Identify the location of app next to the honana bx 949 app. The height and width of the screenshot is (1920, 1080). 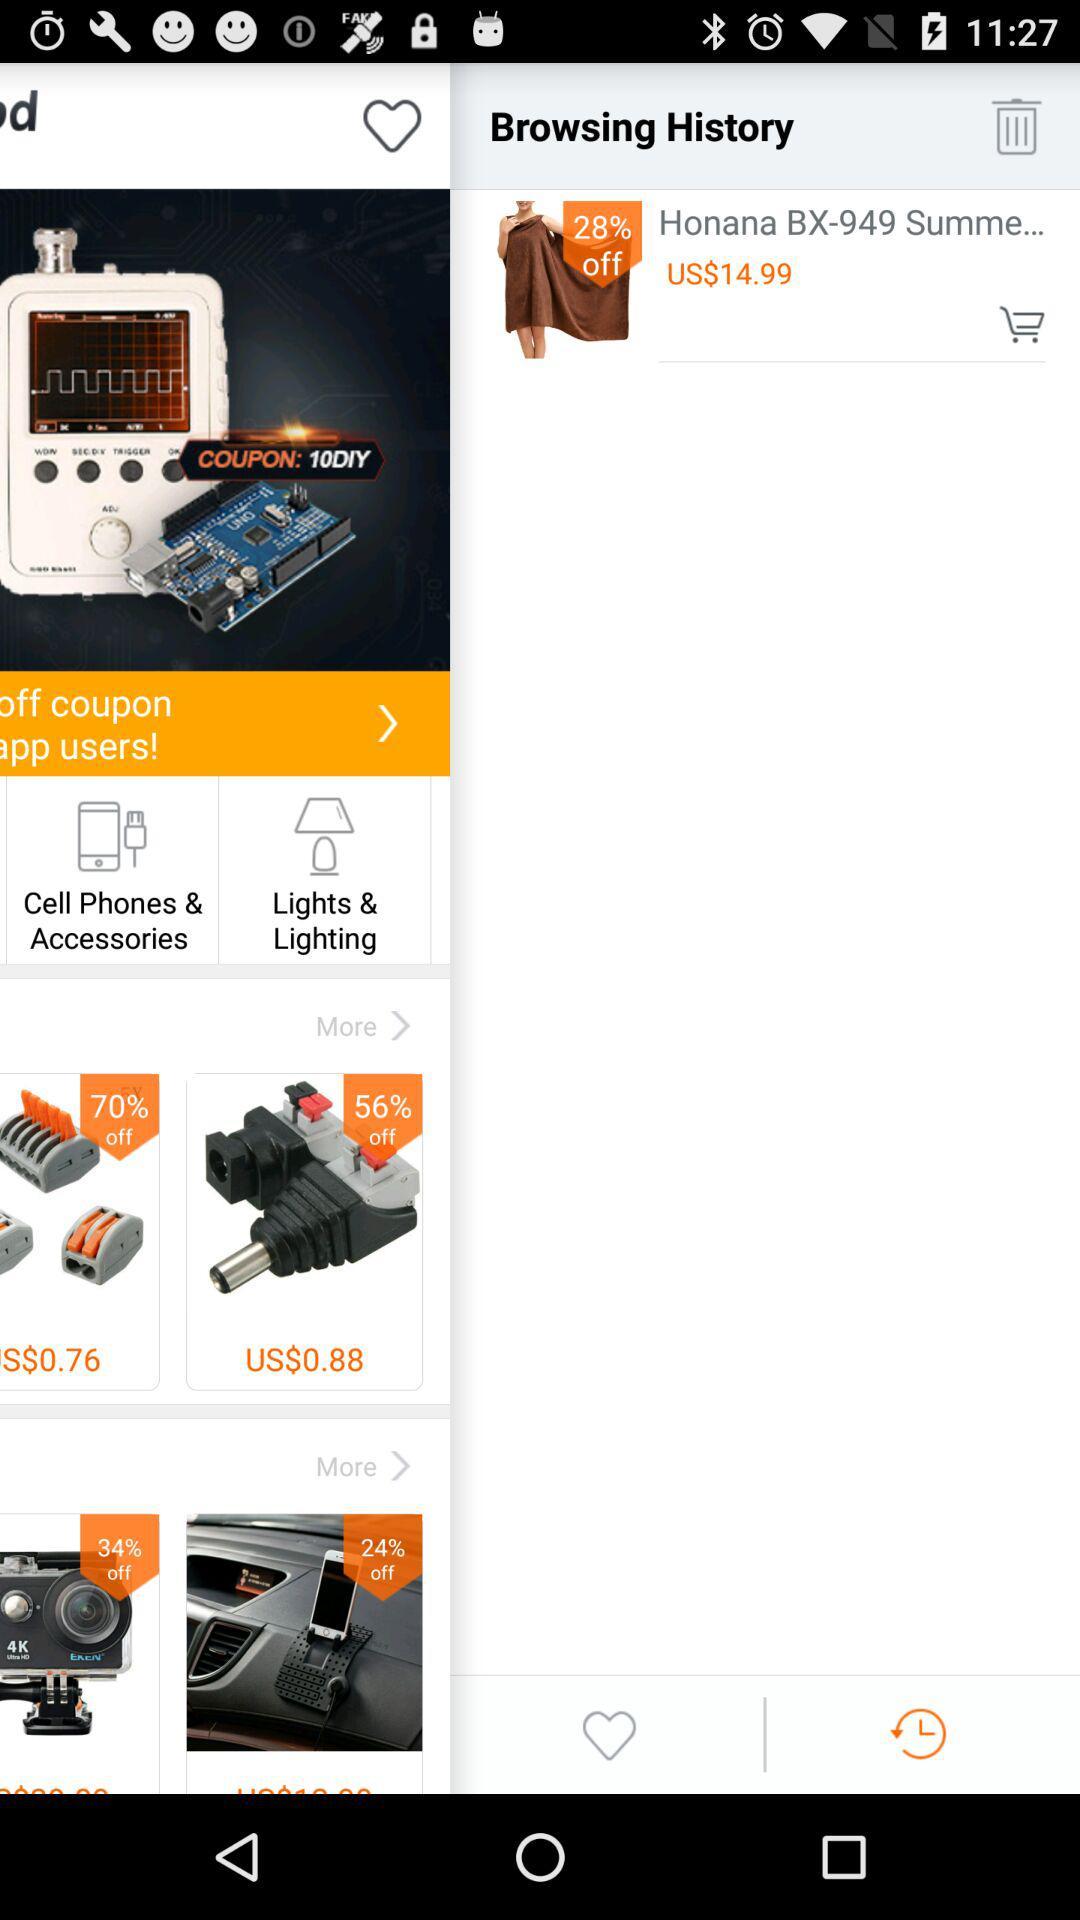
(601, 243).